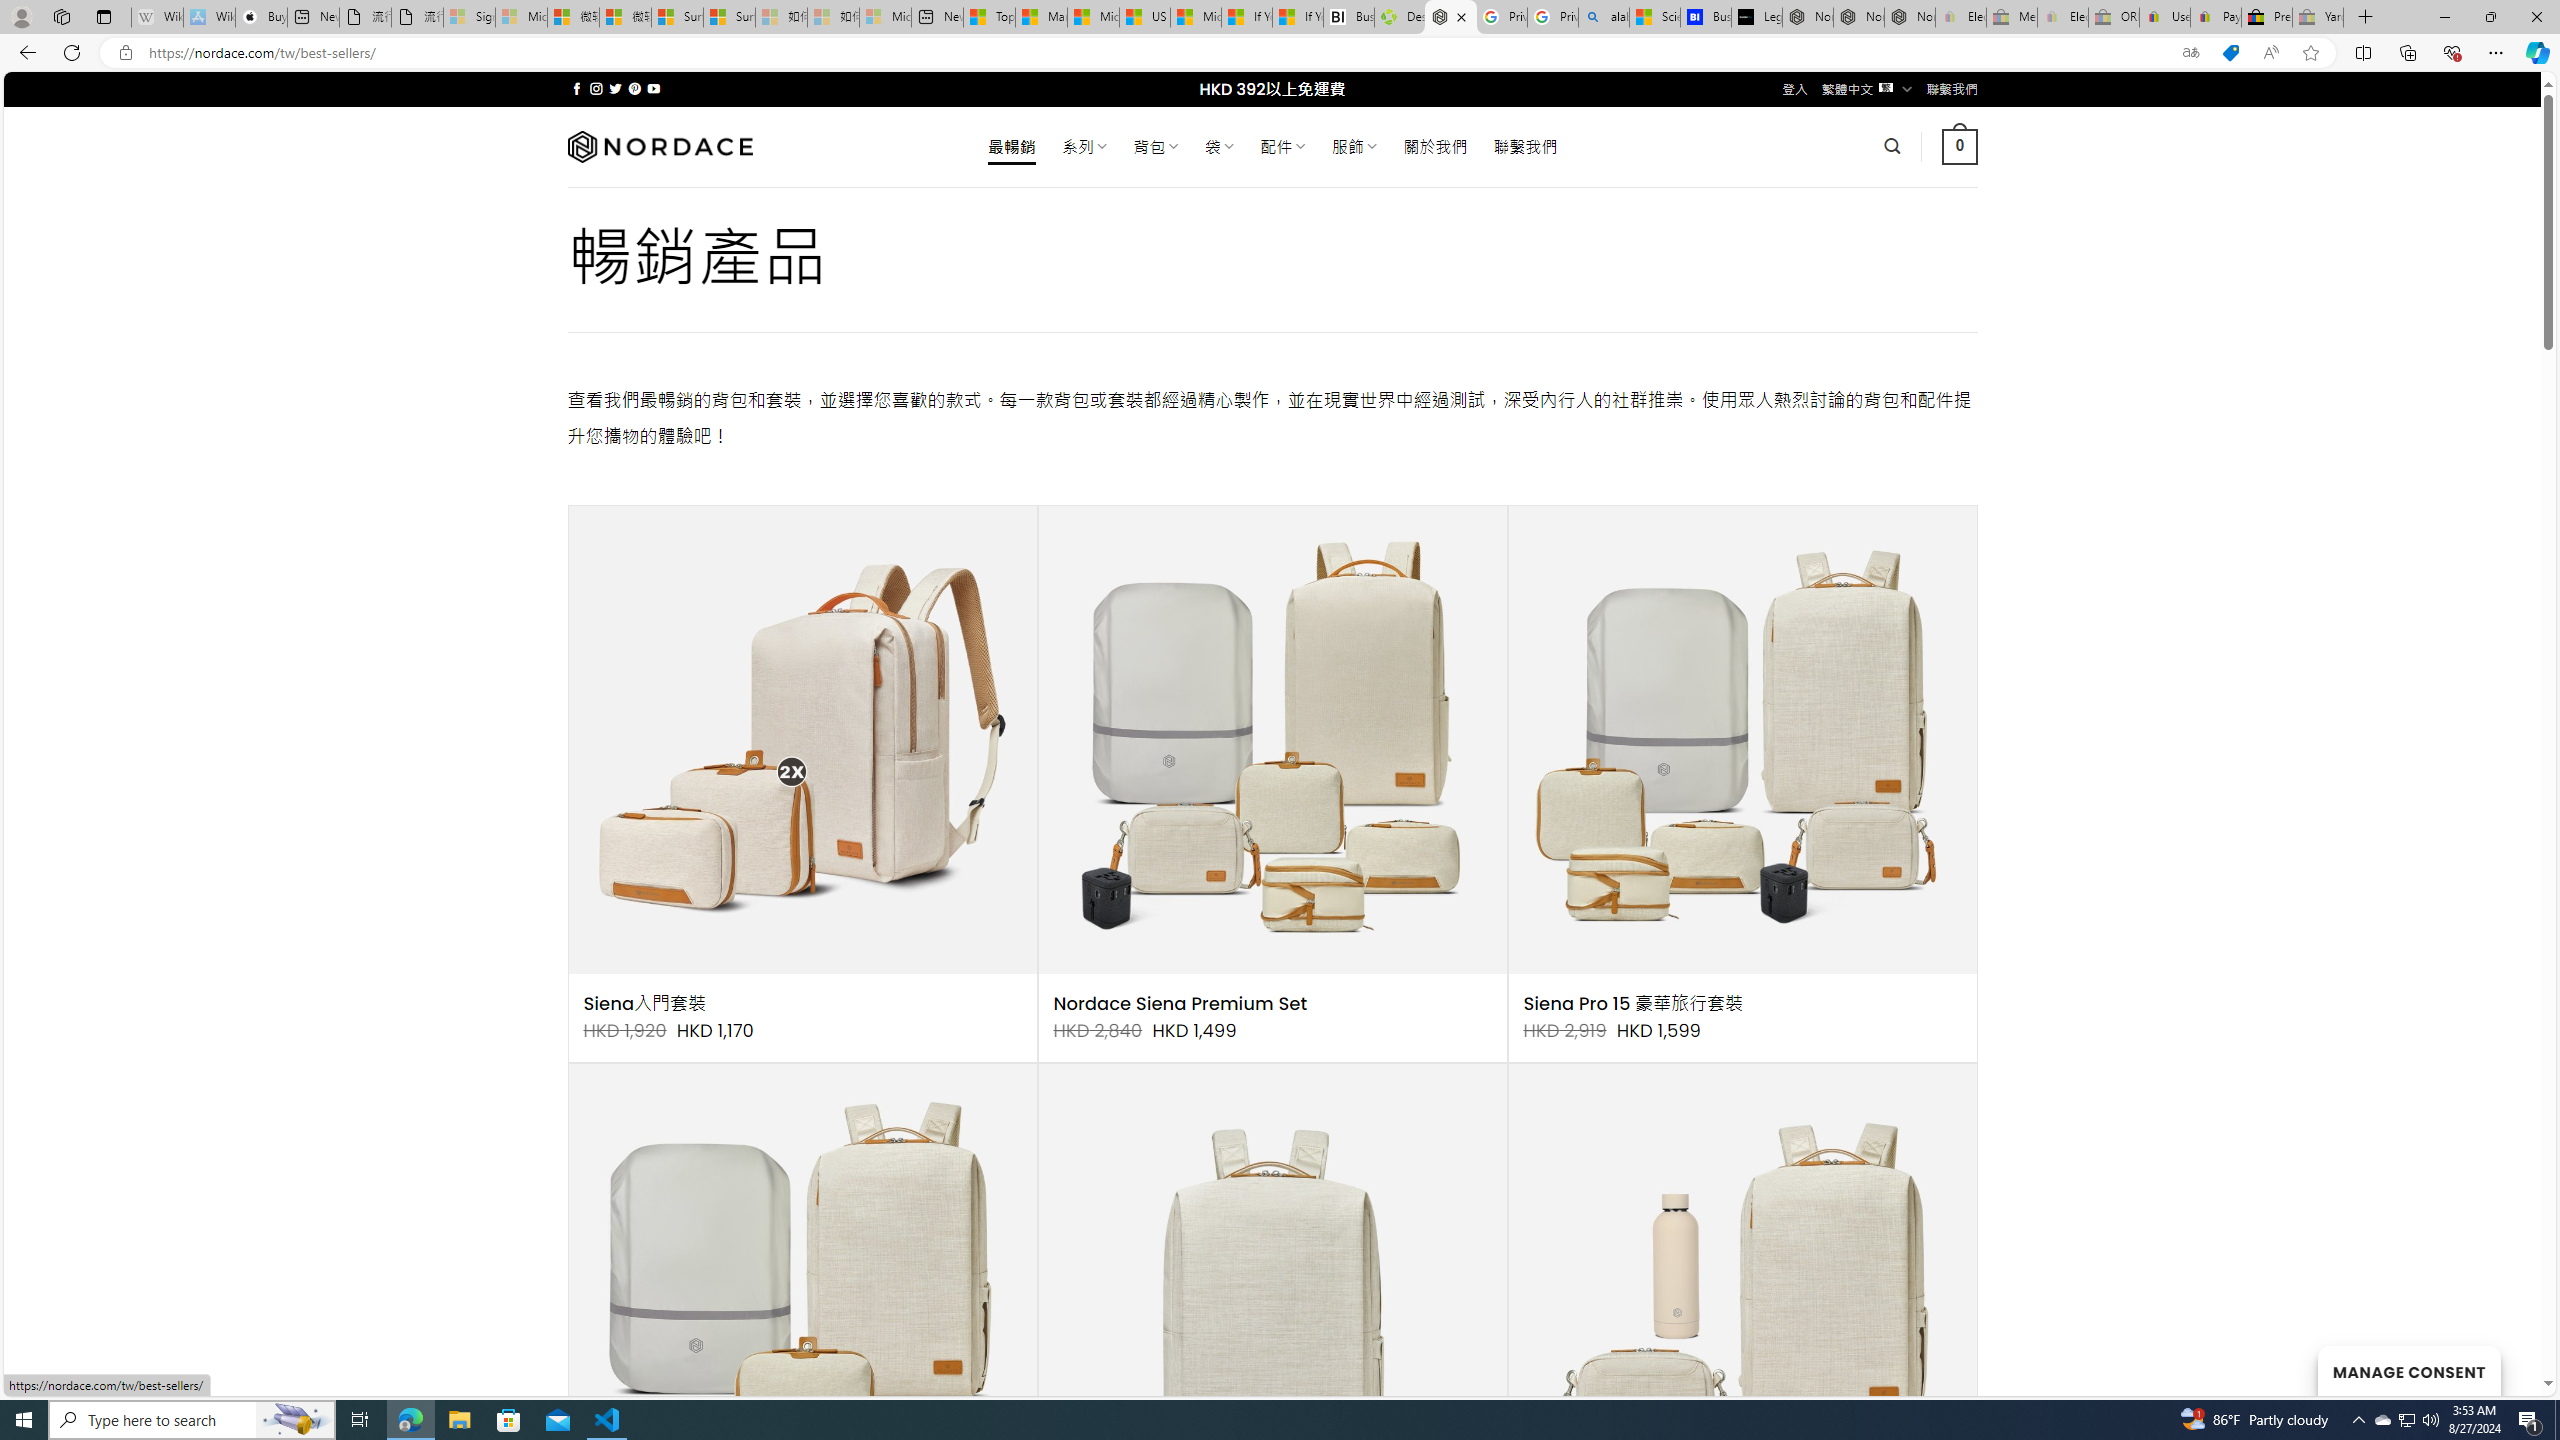  What do you see at coordinates (2406, 51) in the screenshot?
I see `'Collections'` at bounding box center [2406, 51].